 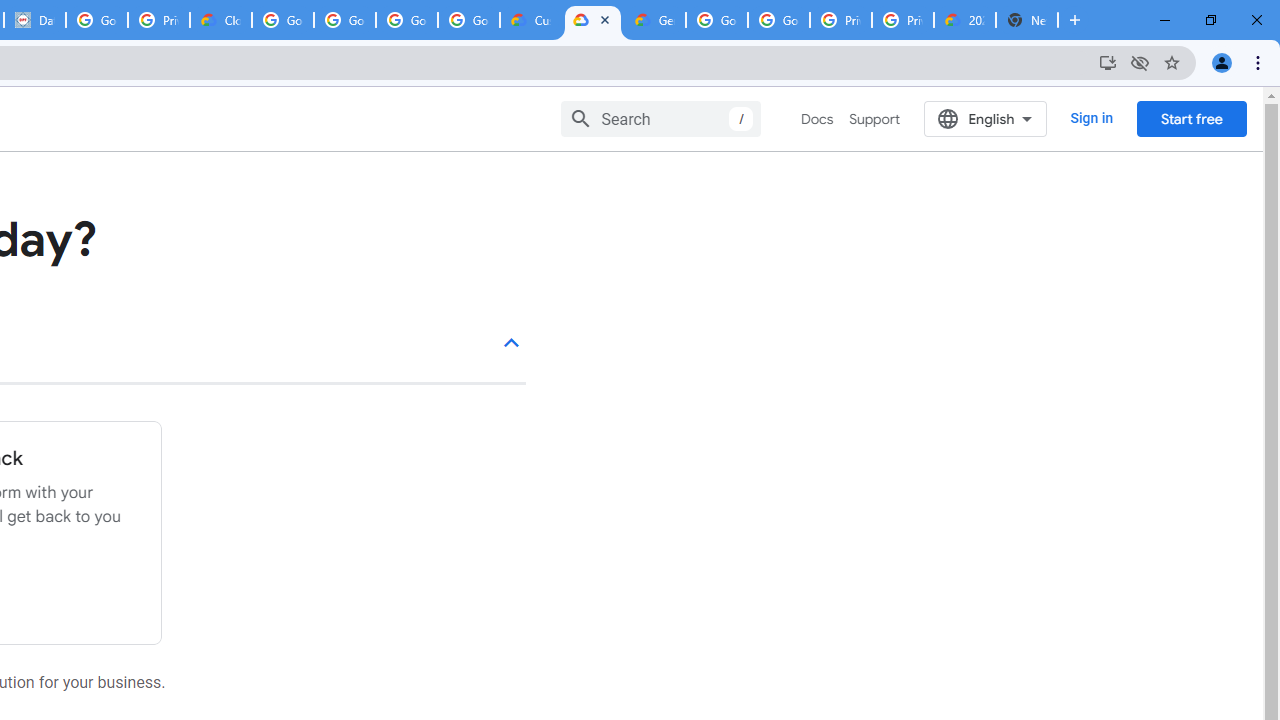 What do you see at coordinates (654, 20) in the screenshot?
I see `'Gemini for Business and Developers | Google Cloud'` at bounding box center [654, 20].